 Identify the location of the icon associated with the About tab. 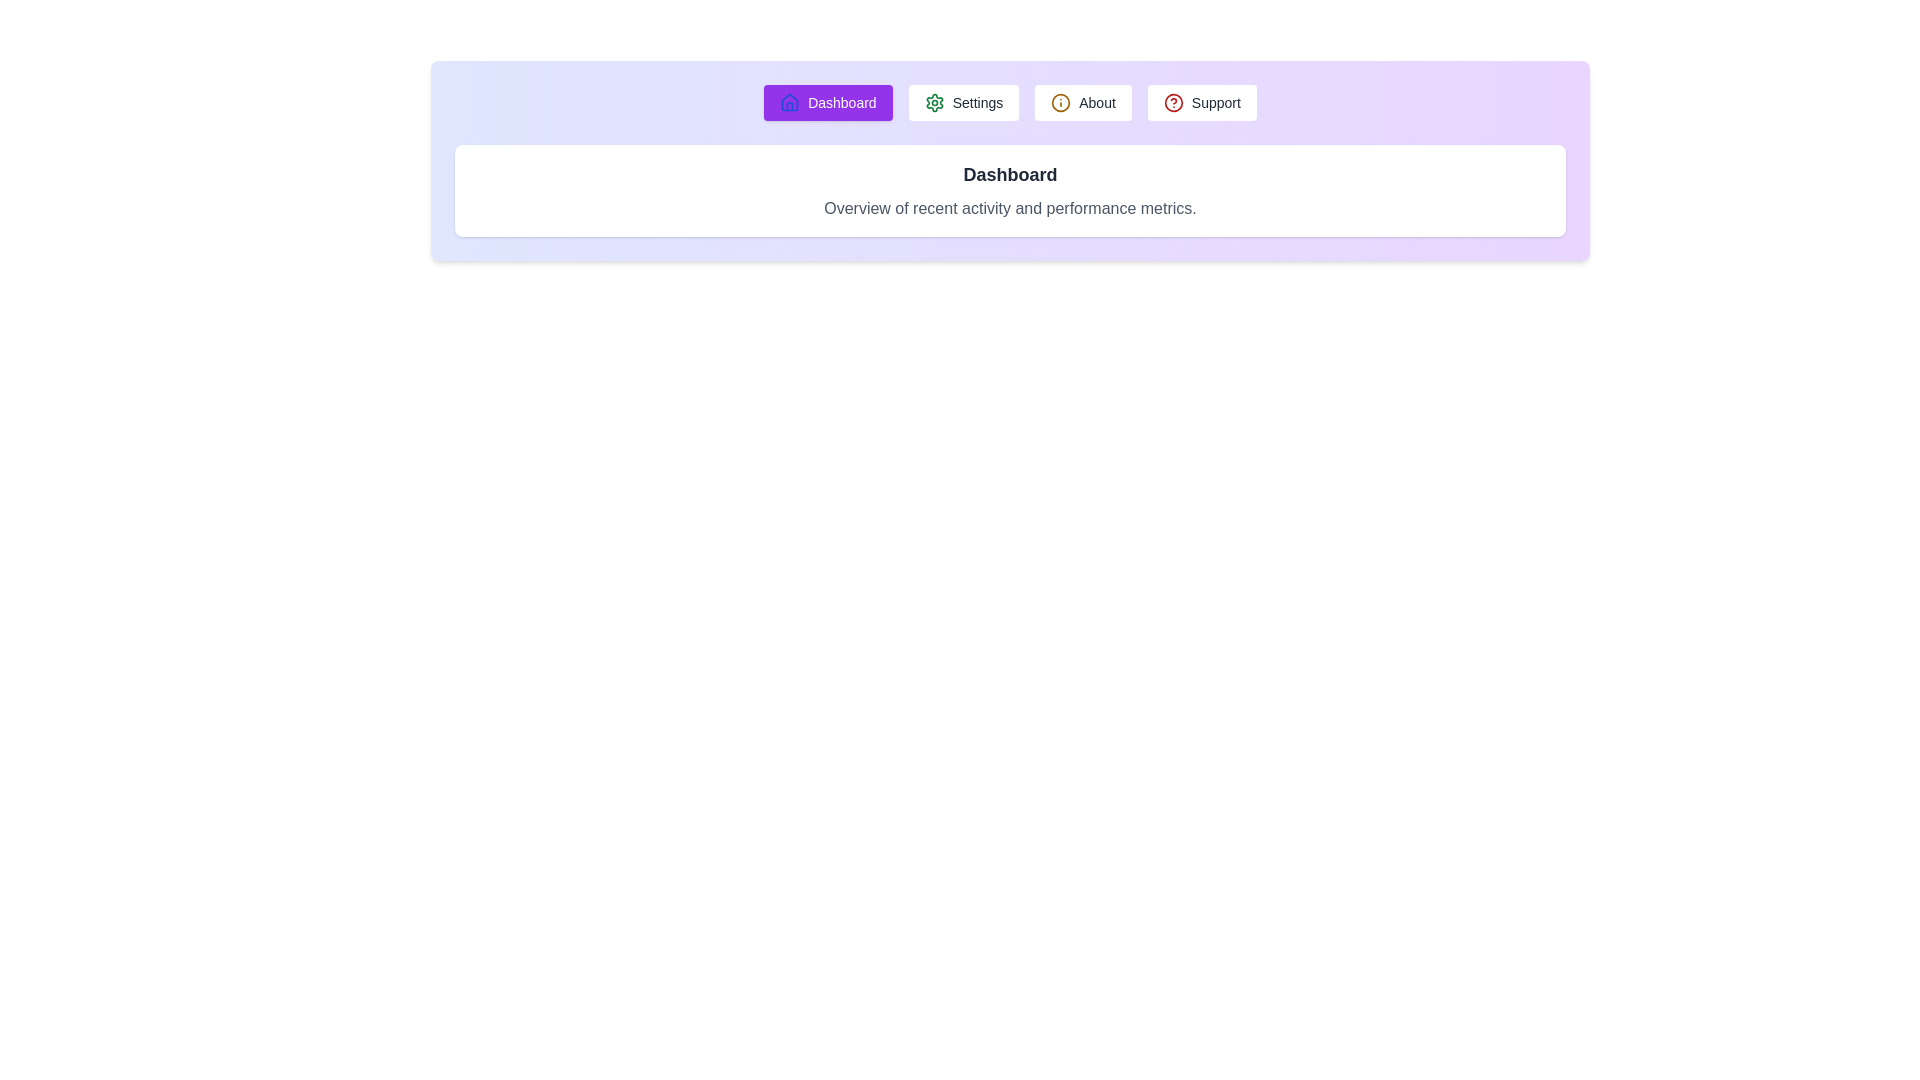
(1060, 103).